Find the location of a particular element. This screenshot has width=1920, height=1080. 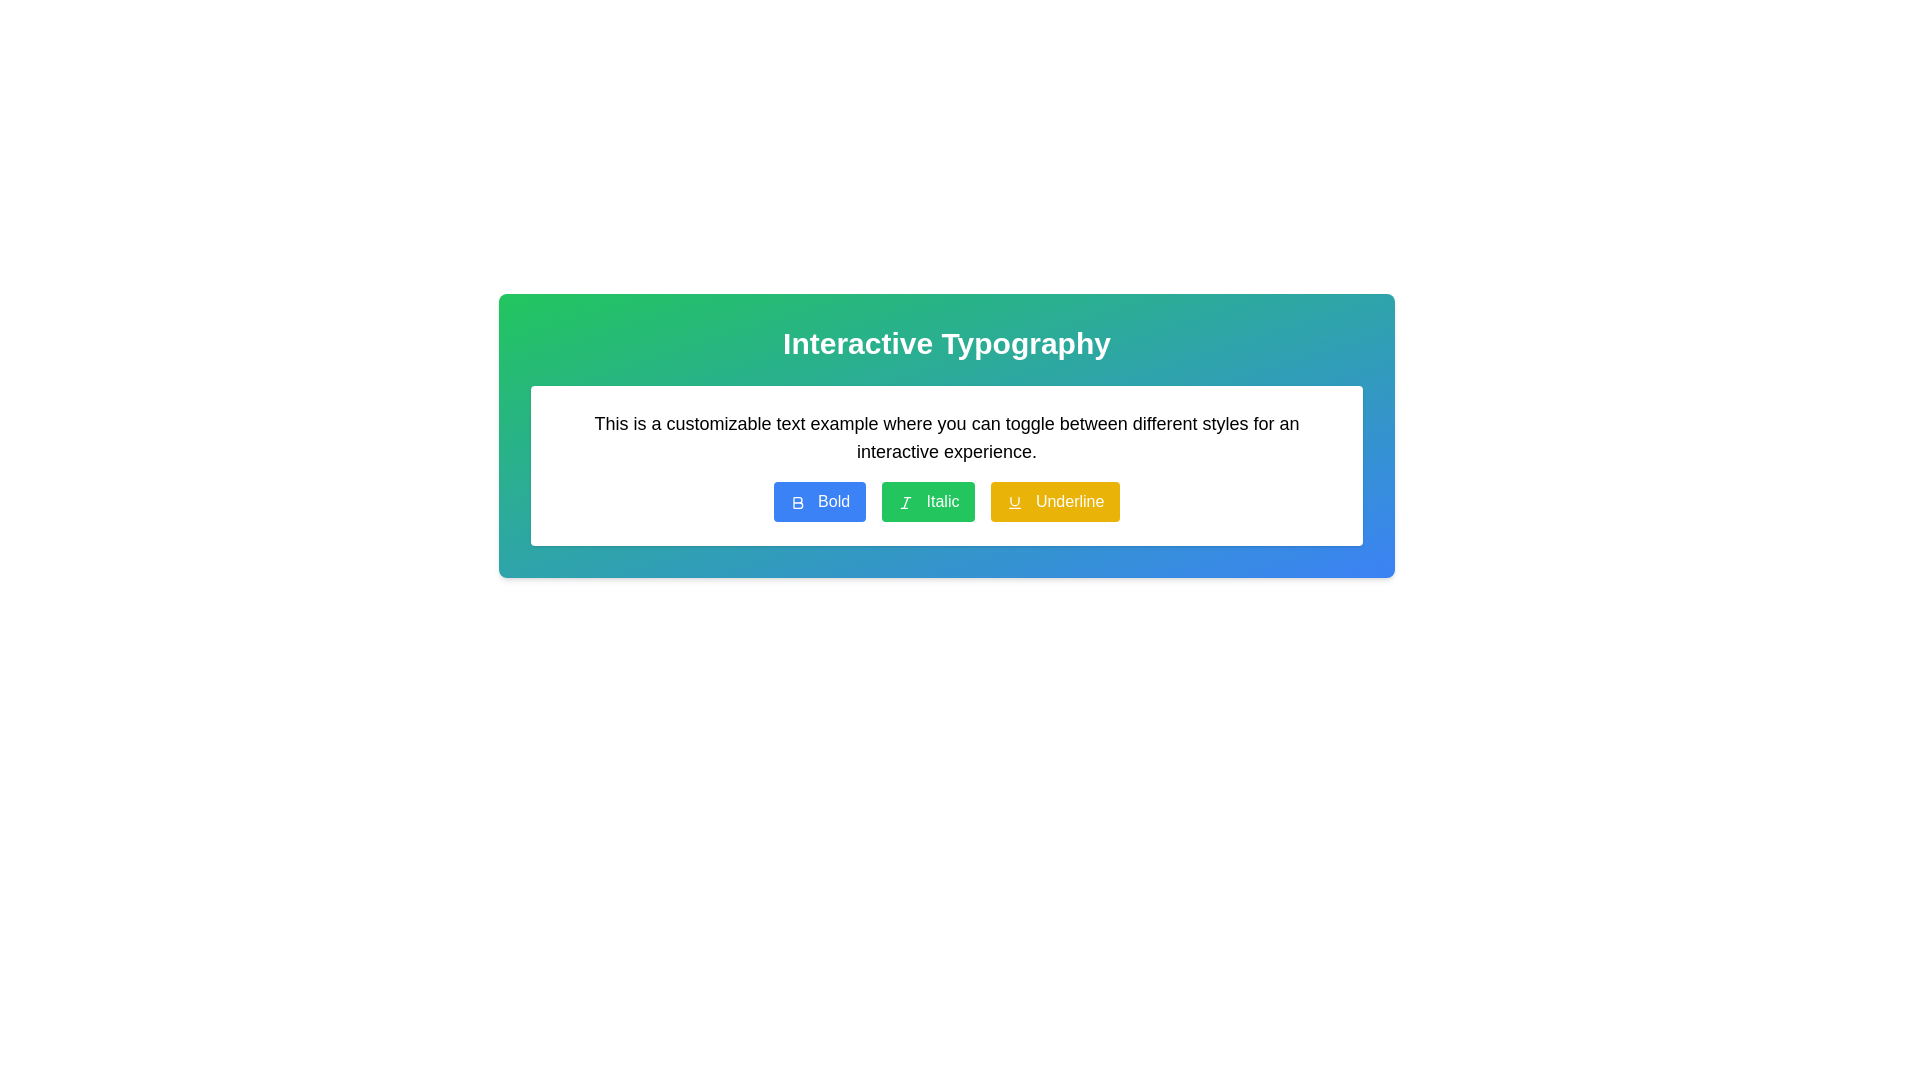

the 'Bold' button icon, which is the first icon among three adjacent buttons at the bottom of the interface, positioned before the text label 'Bold' is located at coordinates (796, 501).